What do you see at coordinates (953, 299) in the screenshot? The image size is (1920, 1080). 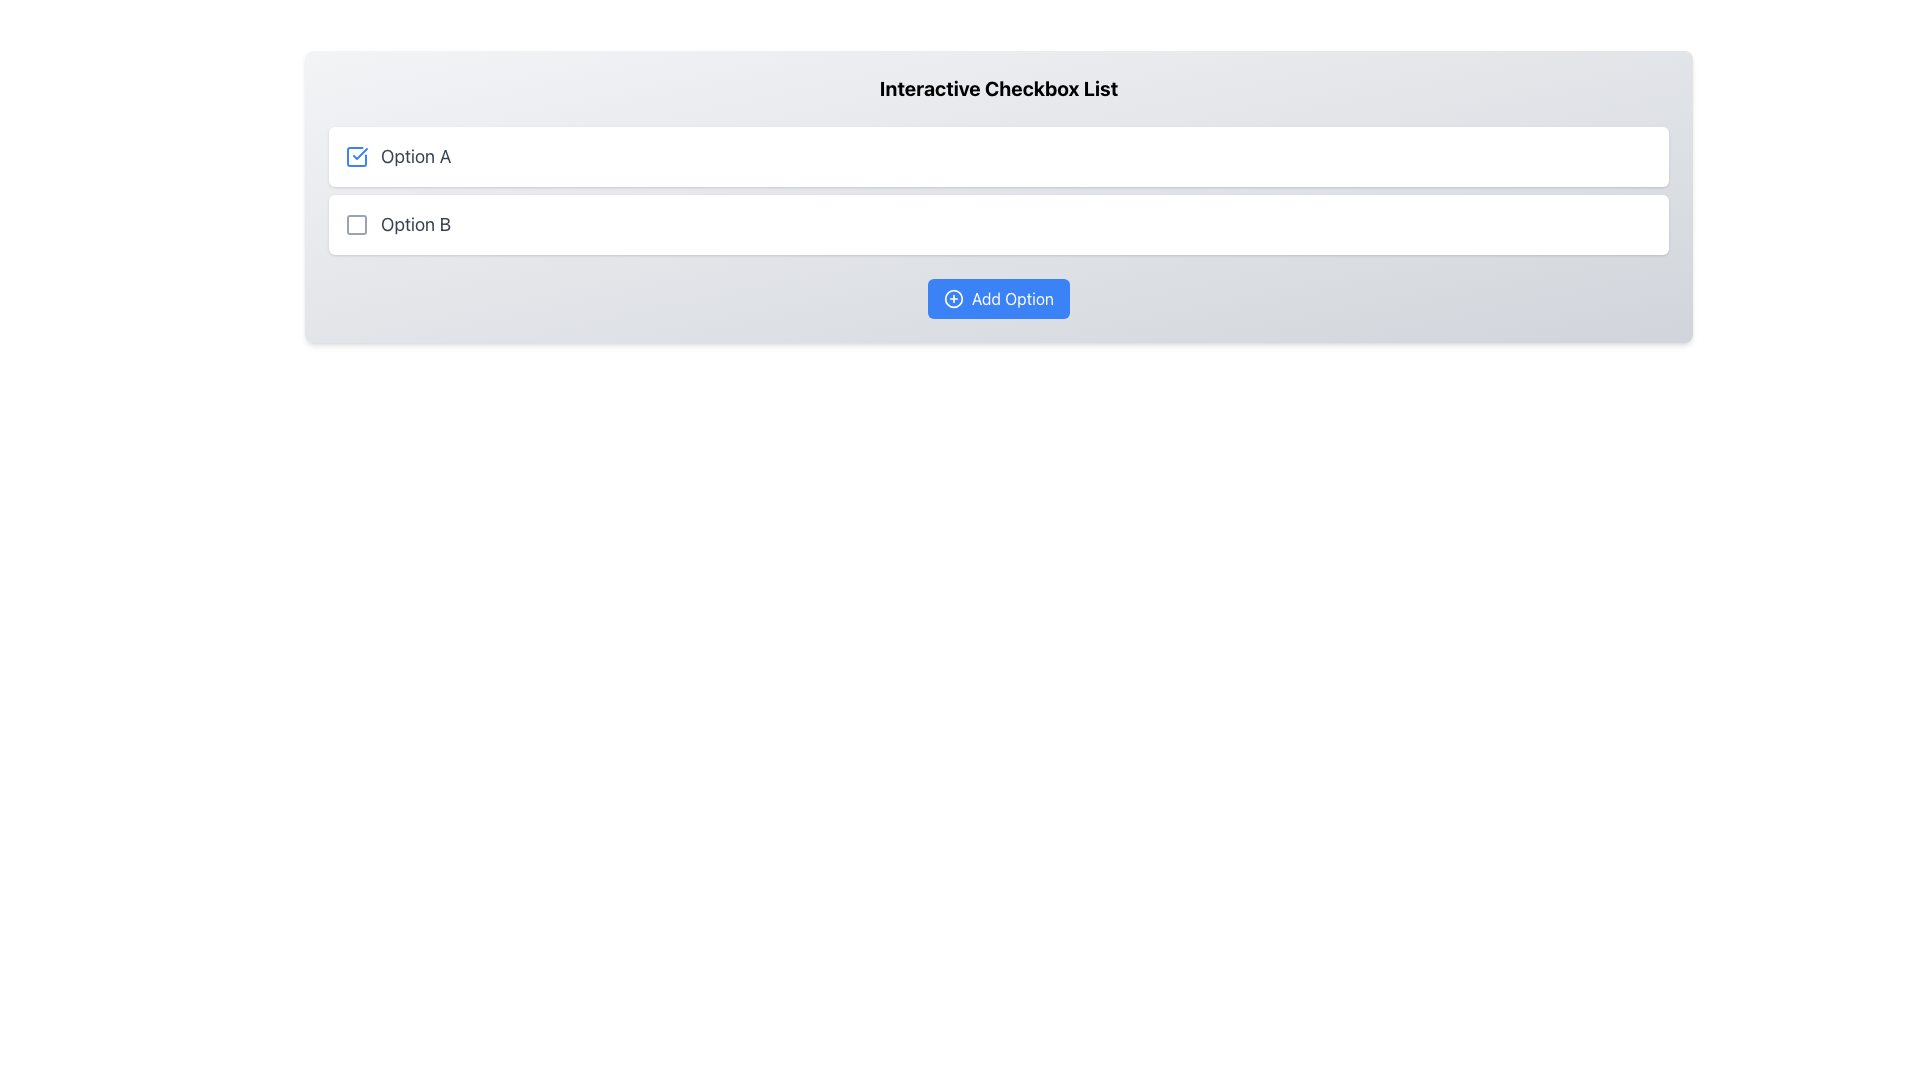 I see `the SVG Circle element which is part of the circular plus icon located above the 'Add Option' button` at bounding box center [953, 299].